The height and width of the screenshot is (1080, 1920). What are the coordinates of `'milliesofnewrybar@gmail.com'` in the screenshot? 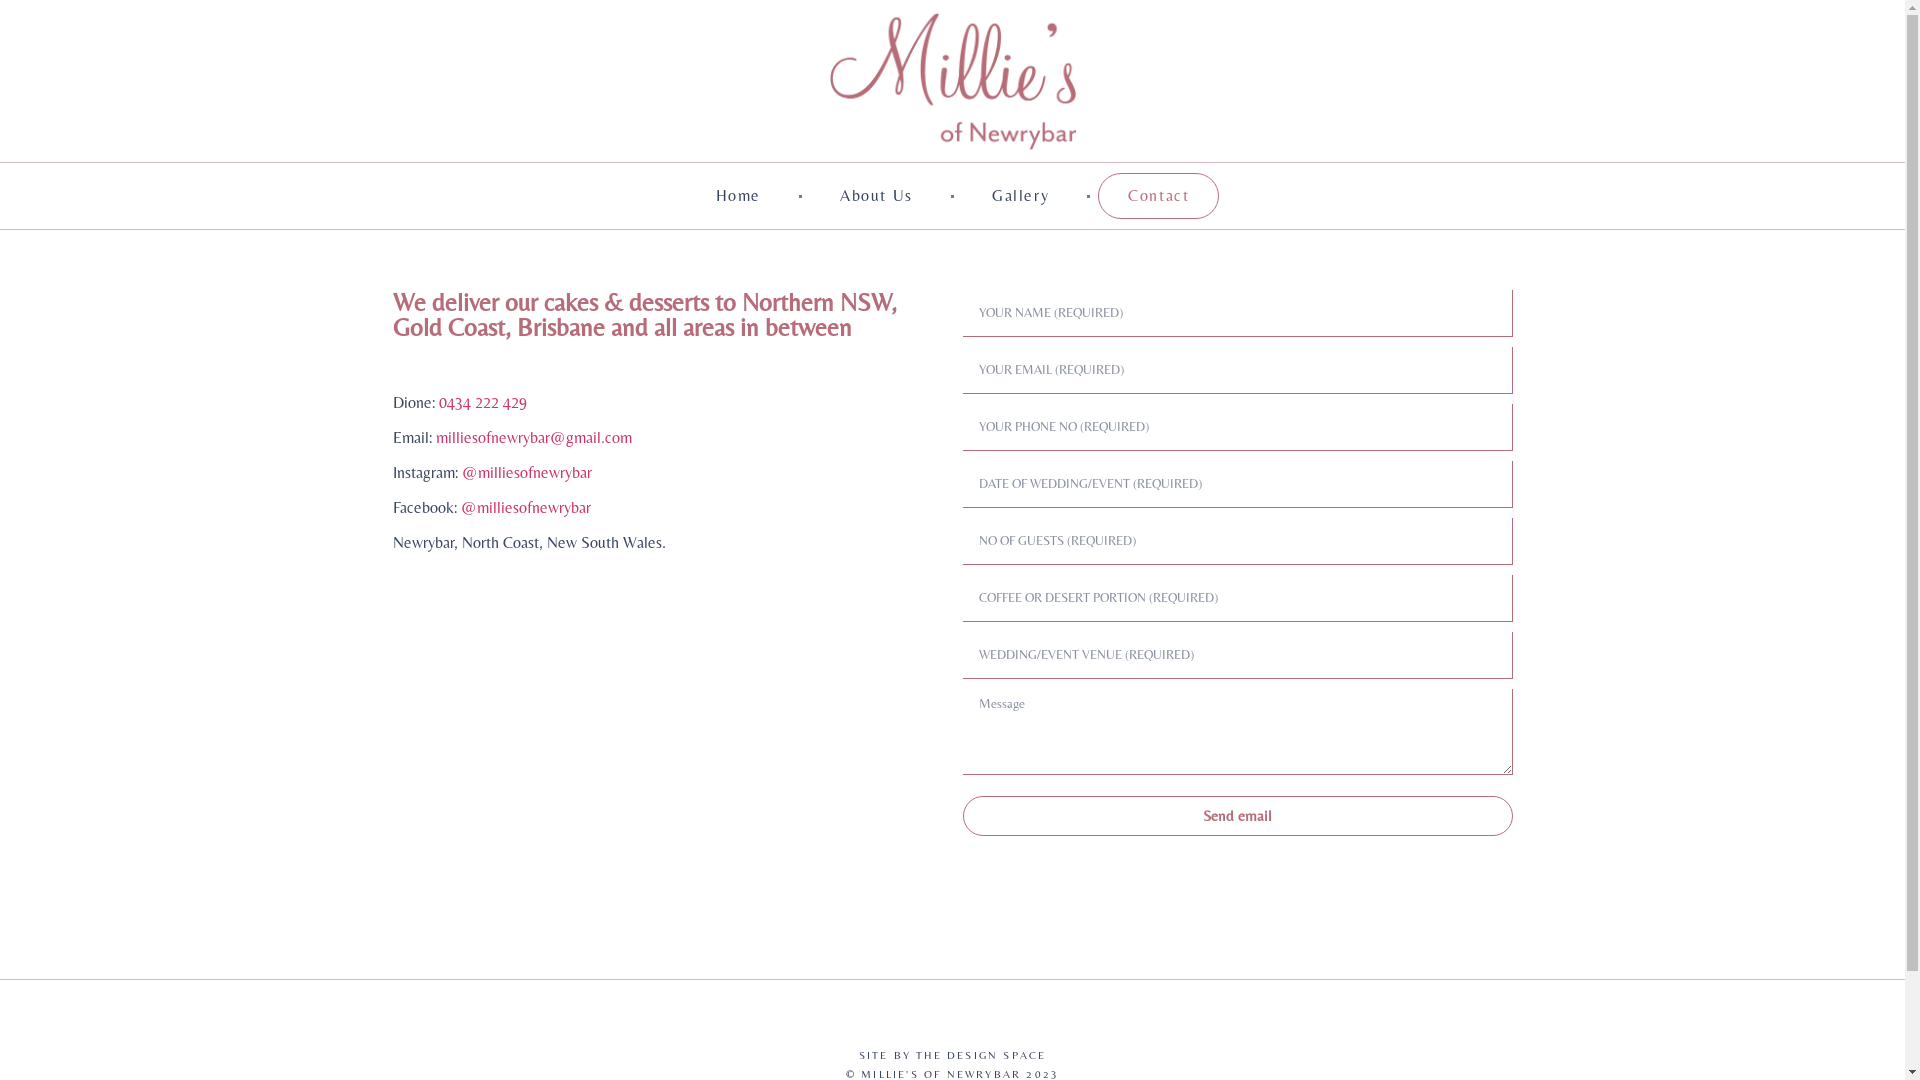 It's located at (533, 436).